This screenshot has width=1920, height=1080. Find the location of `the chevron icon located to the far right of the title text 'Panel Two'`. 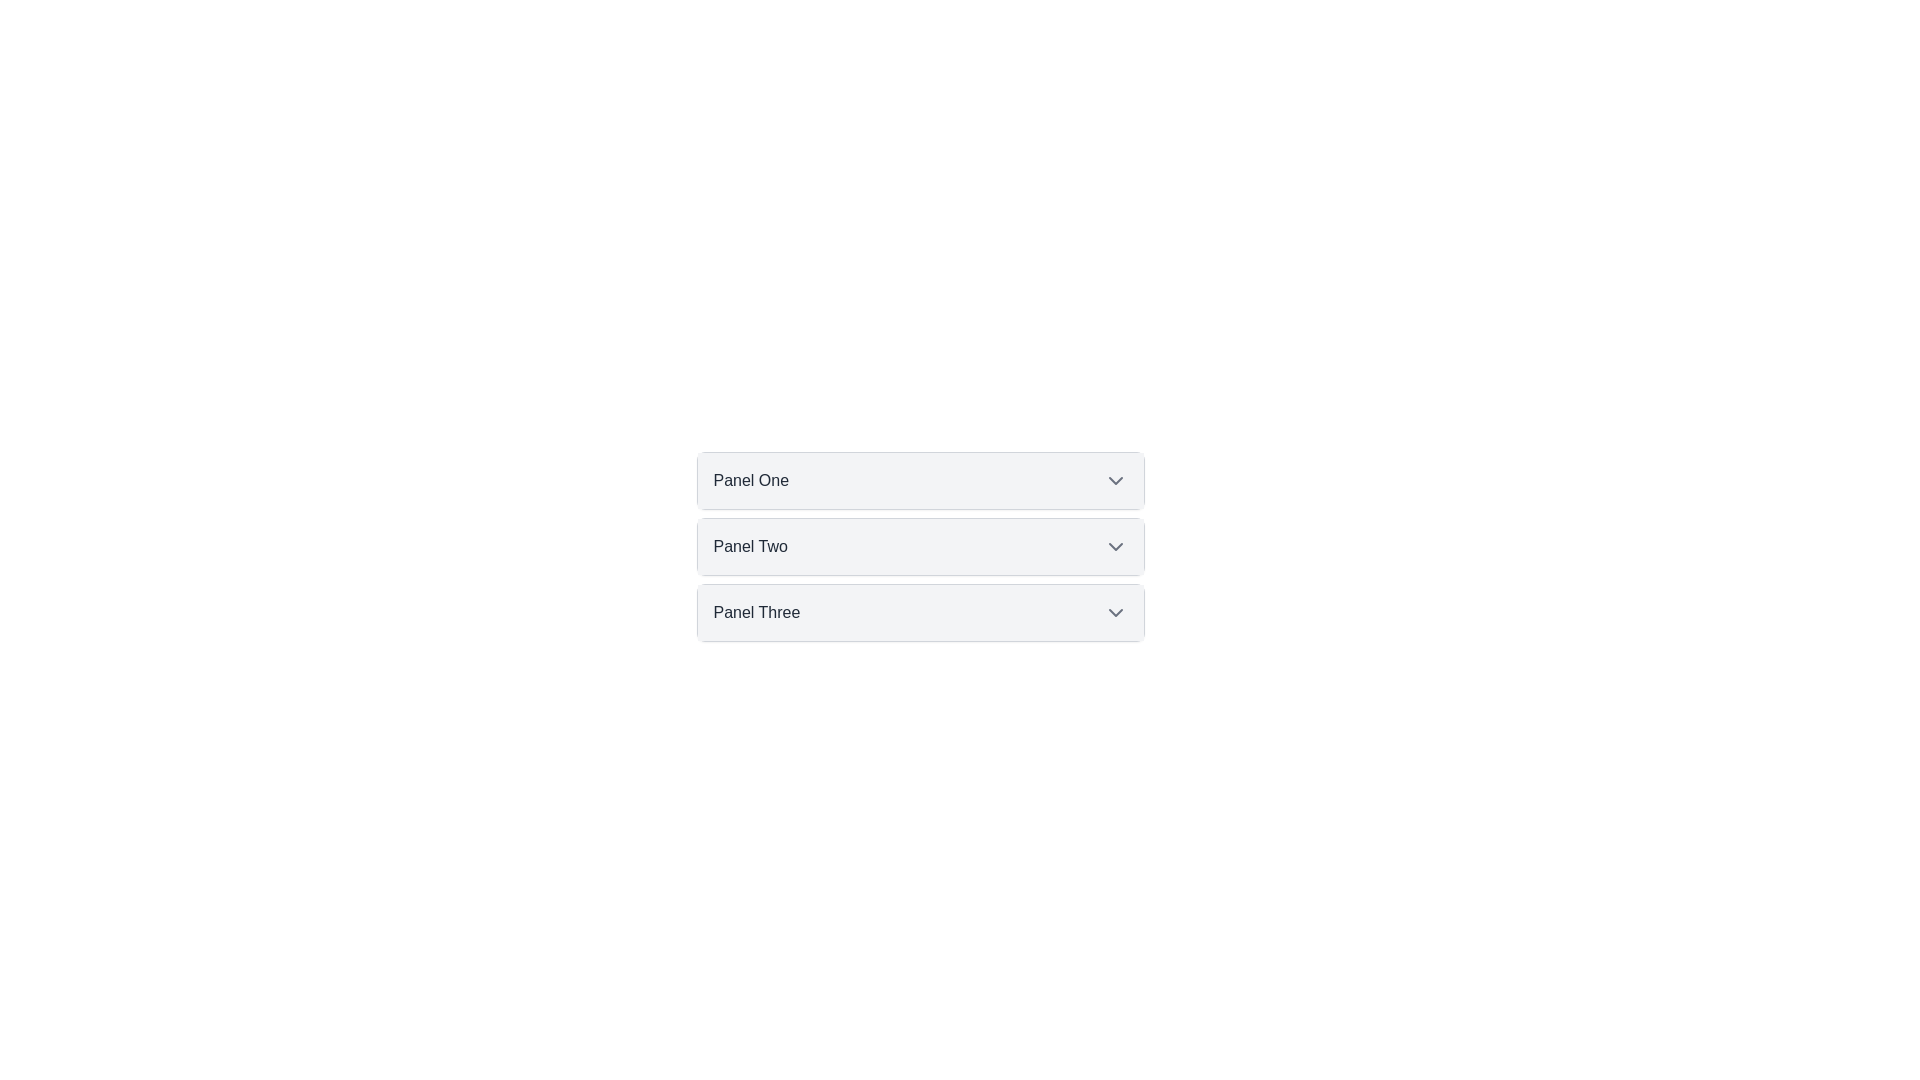

the chevron icon located to the far right of the title text 'Panel Two' is located at coordinates (1114, 547).